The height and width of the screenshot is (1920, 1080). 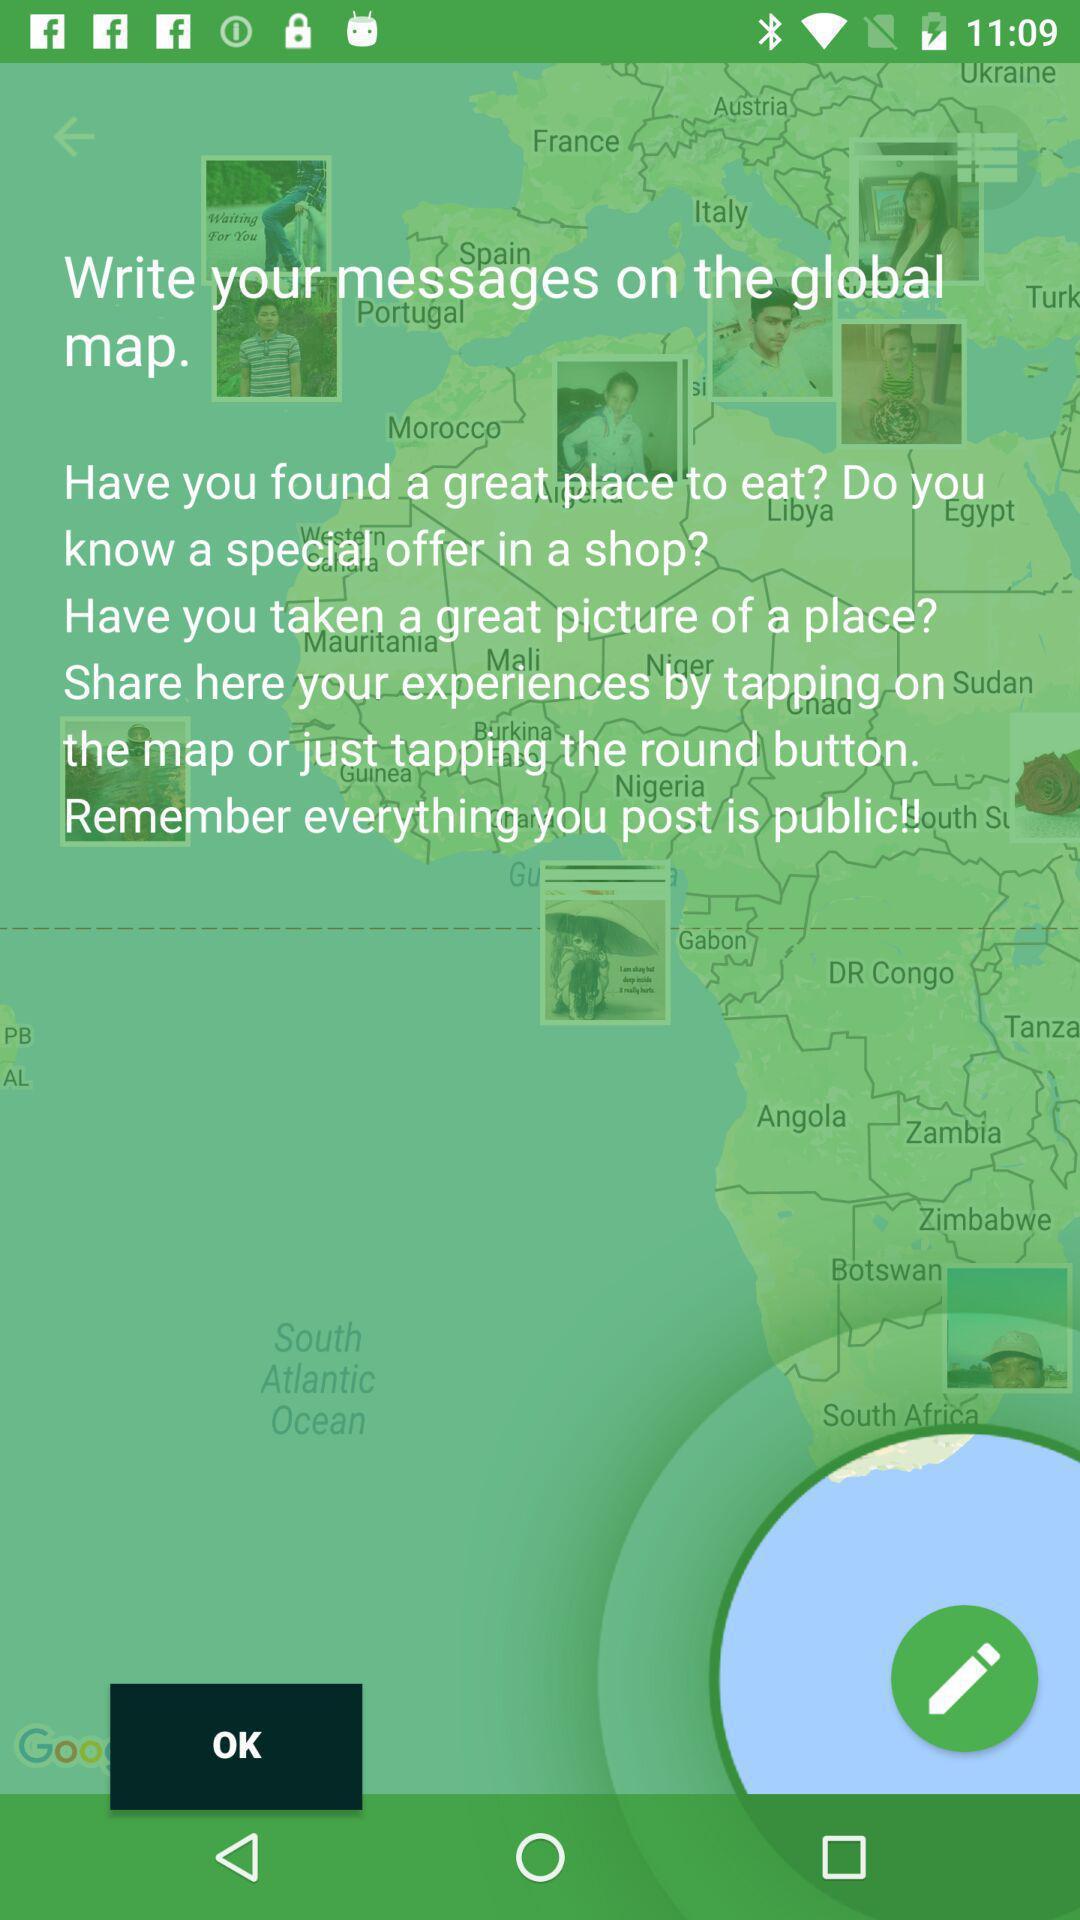 What do you see at coordinates (72, 135) in the screenshot?
I see `button above the ok icon` at bounding box center [72, 135].